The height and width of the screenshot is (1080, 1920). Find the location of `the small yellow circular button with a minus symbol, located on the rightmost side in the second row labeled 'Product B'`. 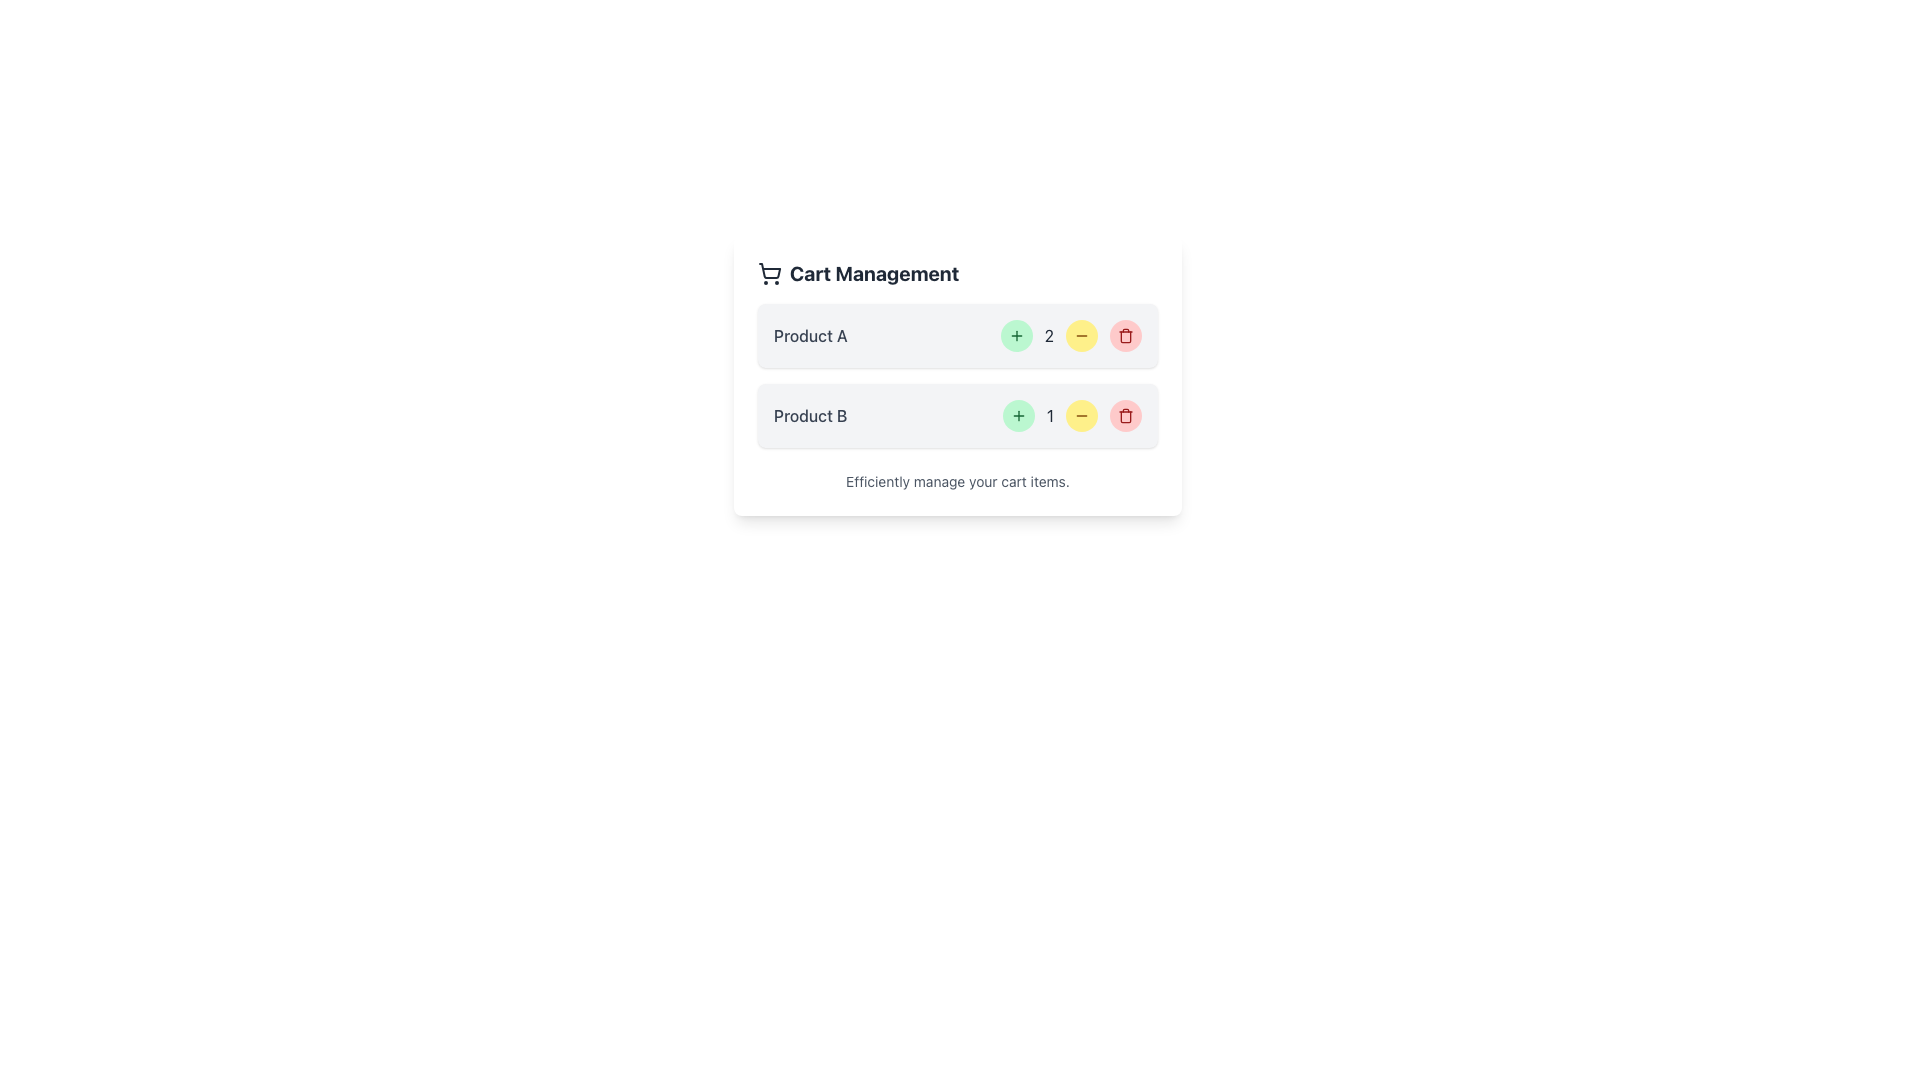

the small yellow circular button with a minus symbol, located on the rightmost side in the second row labeled 'Product B' is located at coordinates (1080, 415).